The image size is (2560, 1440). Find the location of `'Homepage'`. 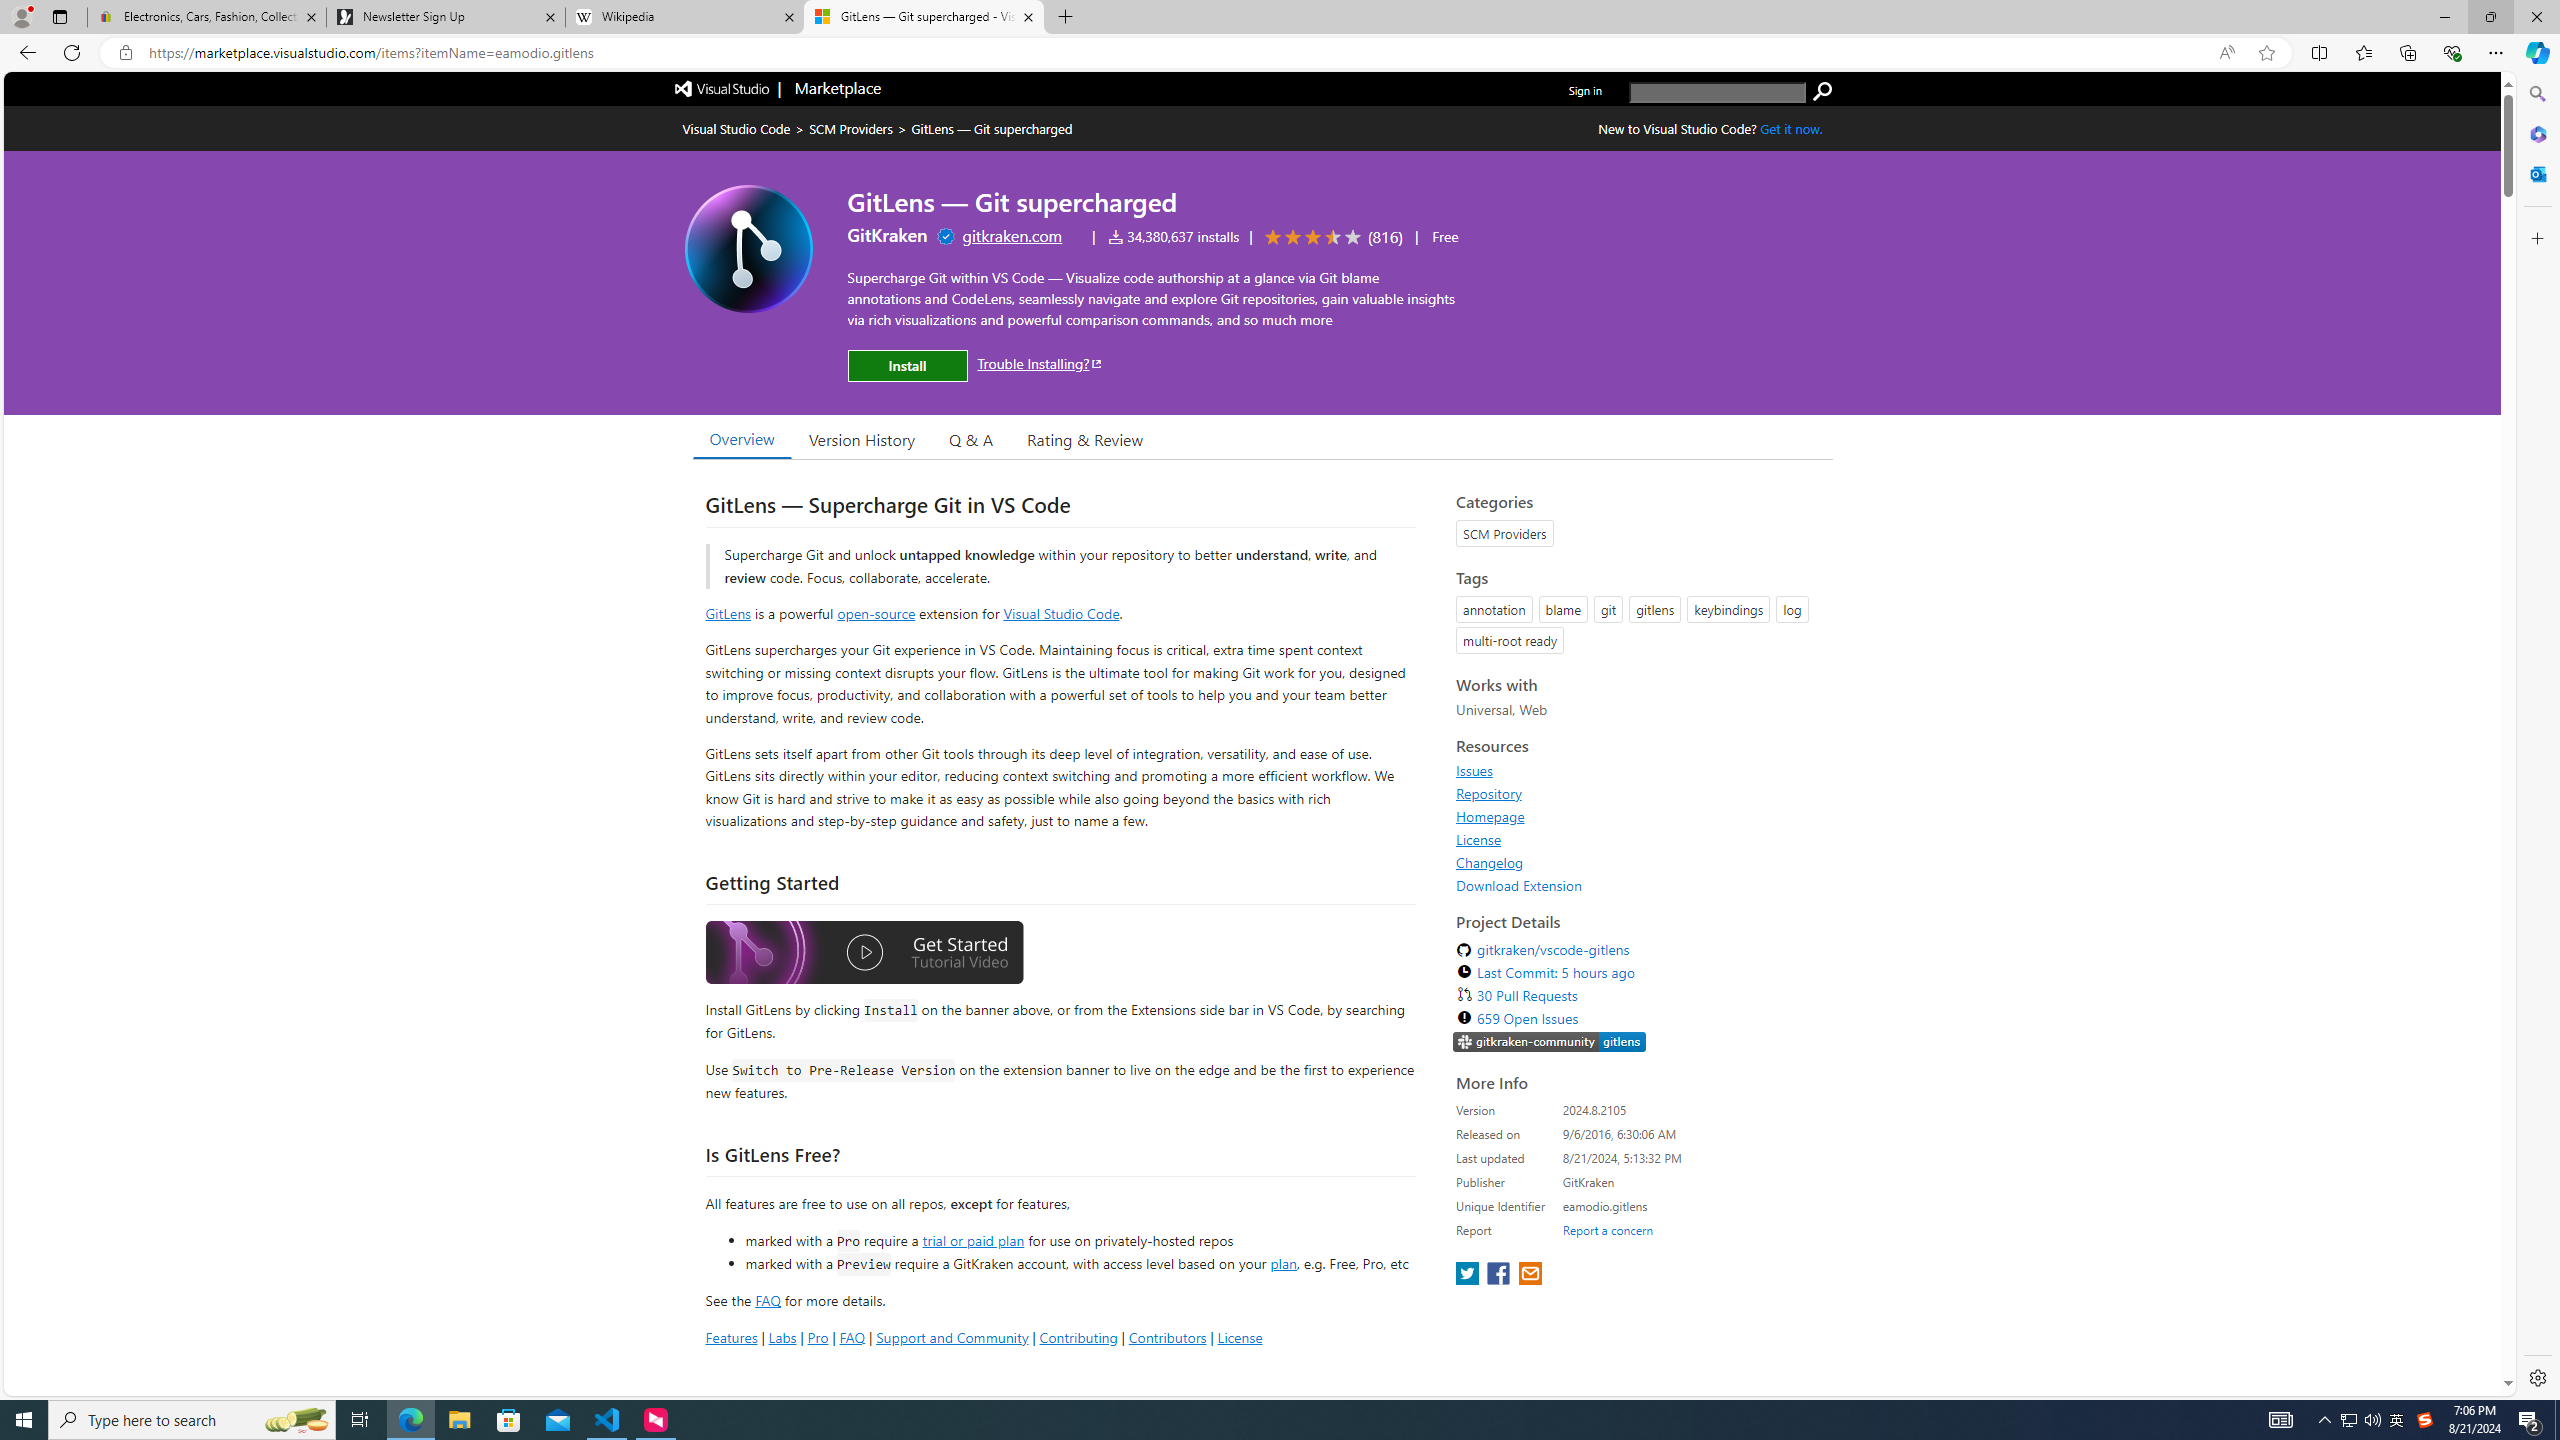

'Homepage' is located at coordinates (1491, 815).